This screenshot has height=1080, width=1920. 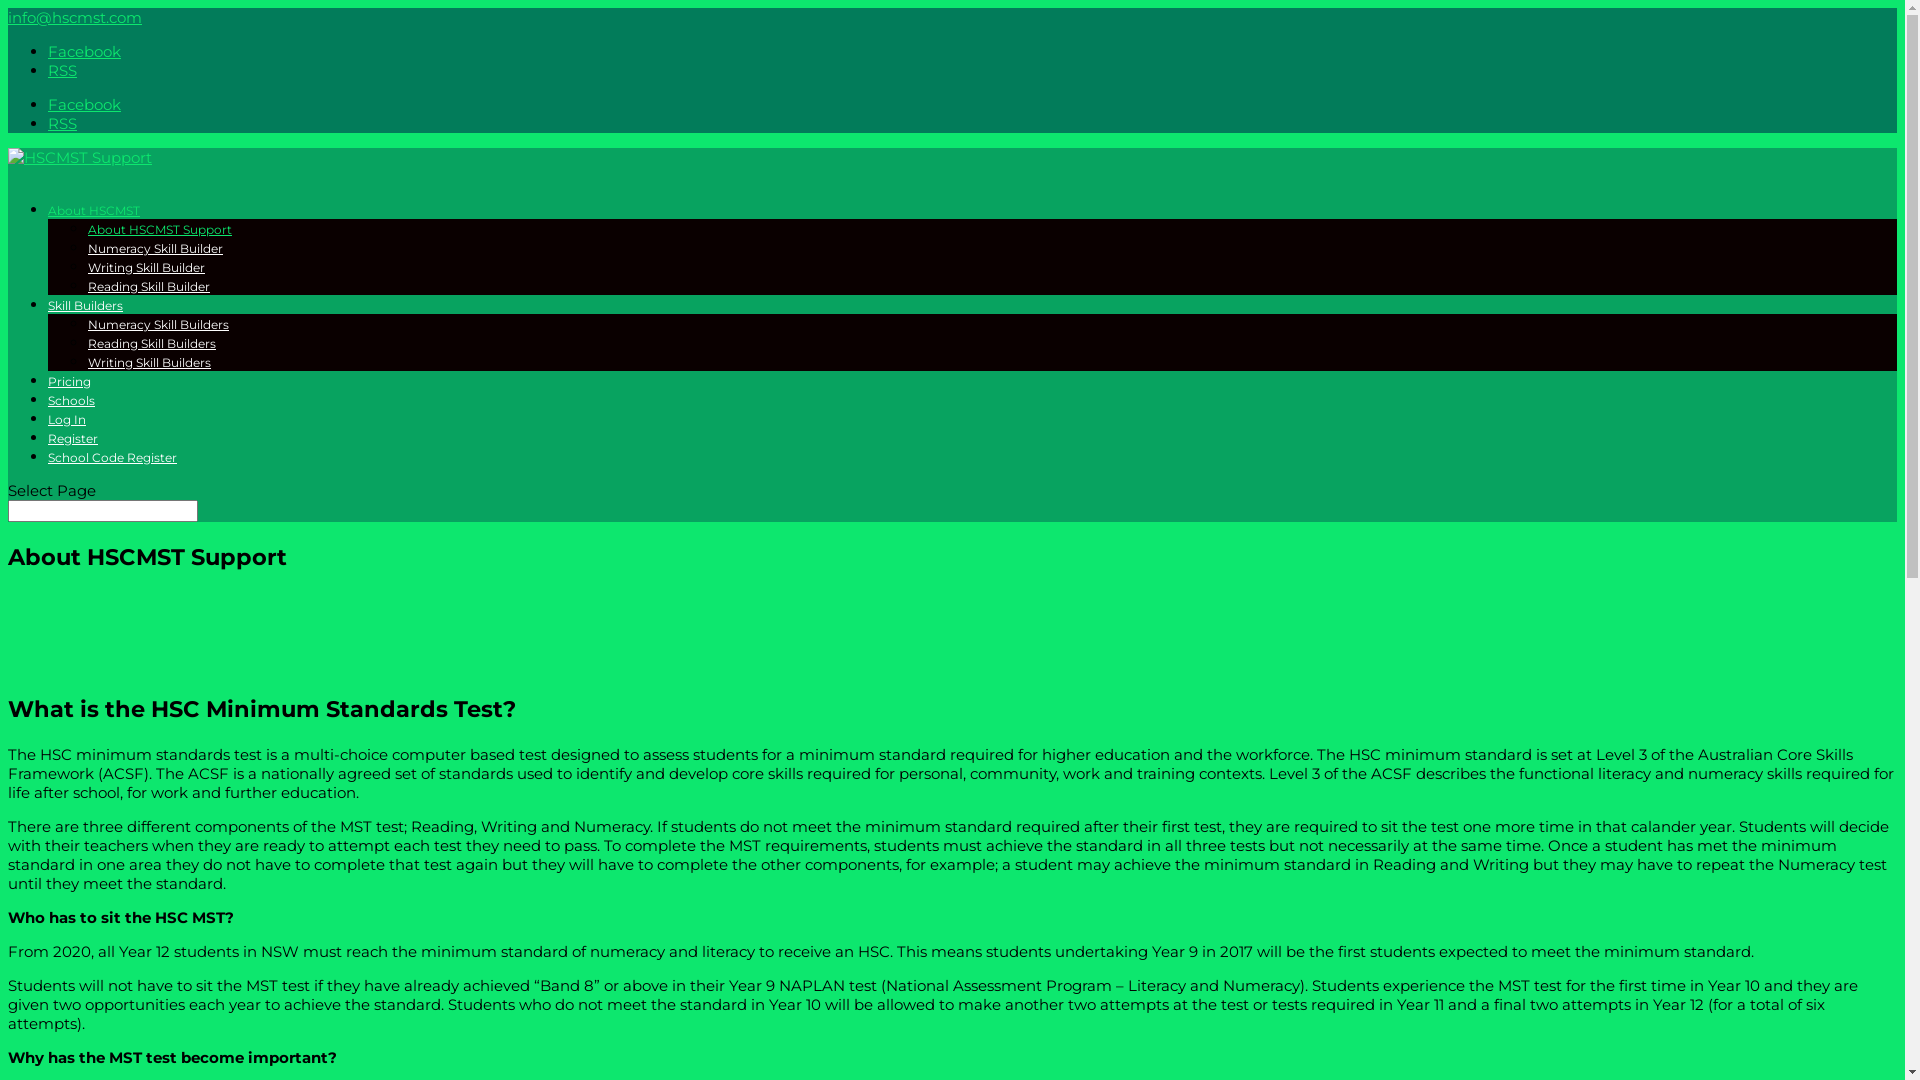 What do you see at coordinates (86, 286) in the screenshot?
I see `'Reading Skill Builder'` at bounding box center [86, 286].